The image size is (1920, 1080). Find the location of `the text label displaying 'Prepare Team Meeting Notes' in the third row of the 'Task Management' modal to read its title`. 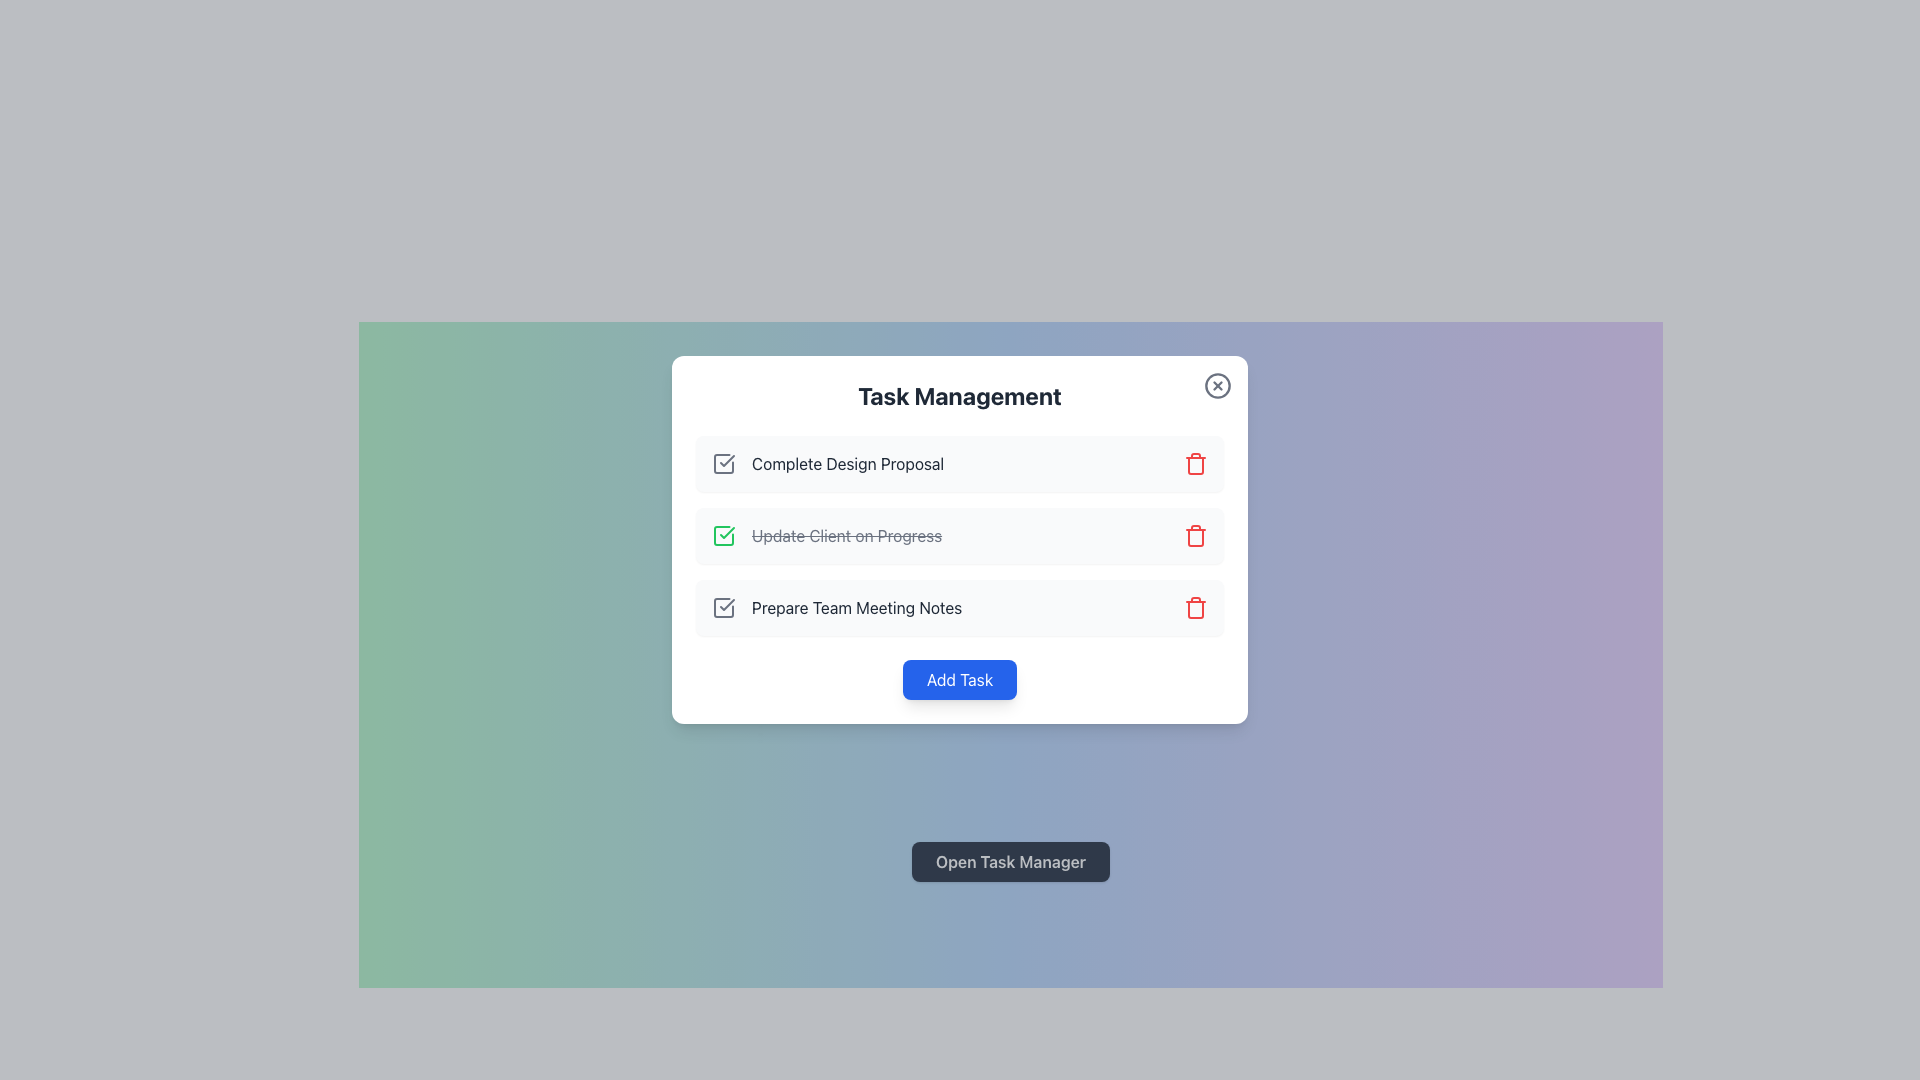

the text label displaying 'Prepare Team Meeting Notes' in the third row of the 'Task Management' modal to read its title is located at coordinates (837, 607).